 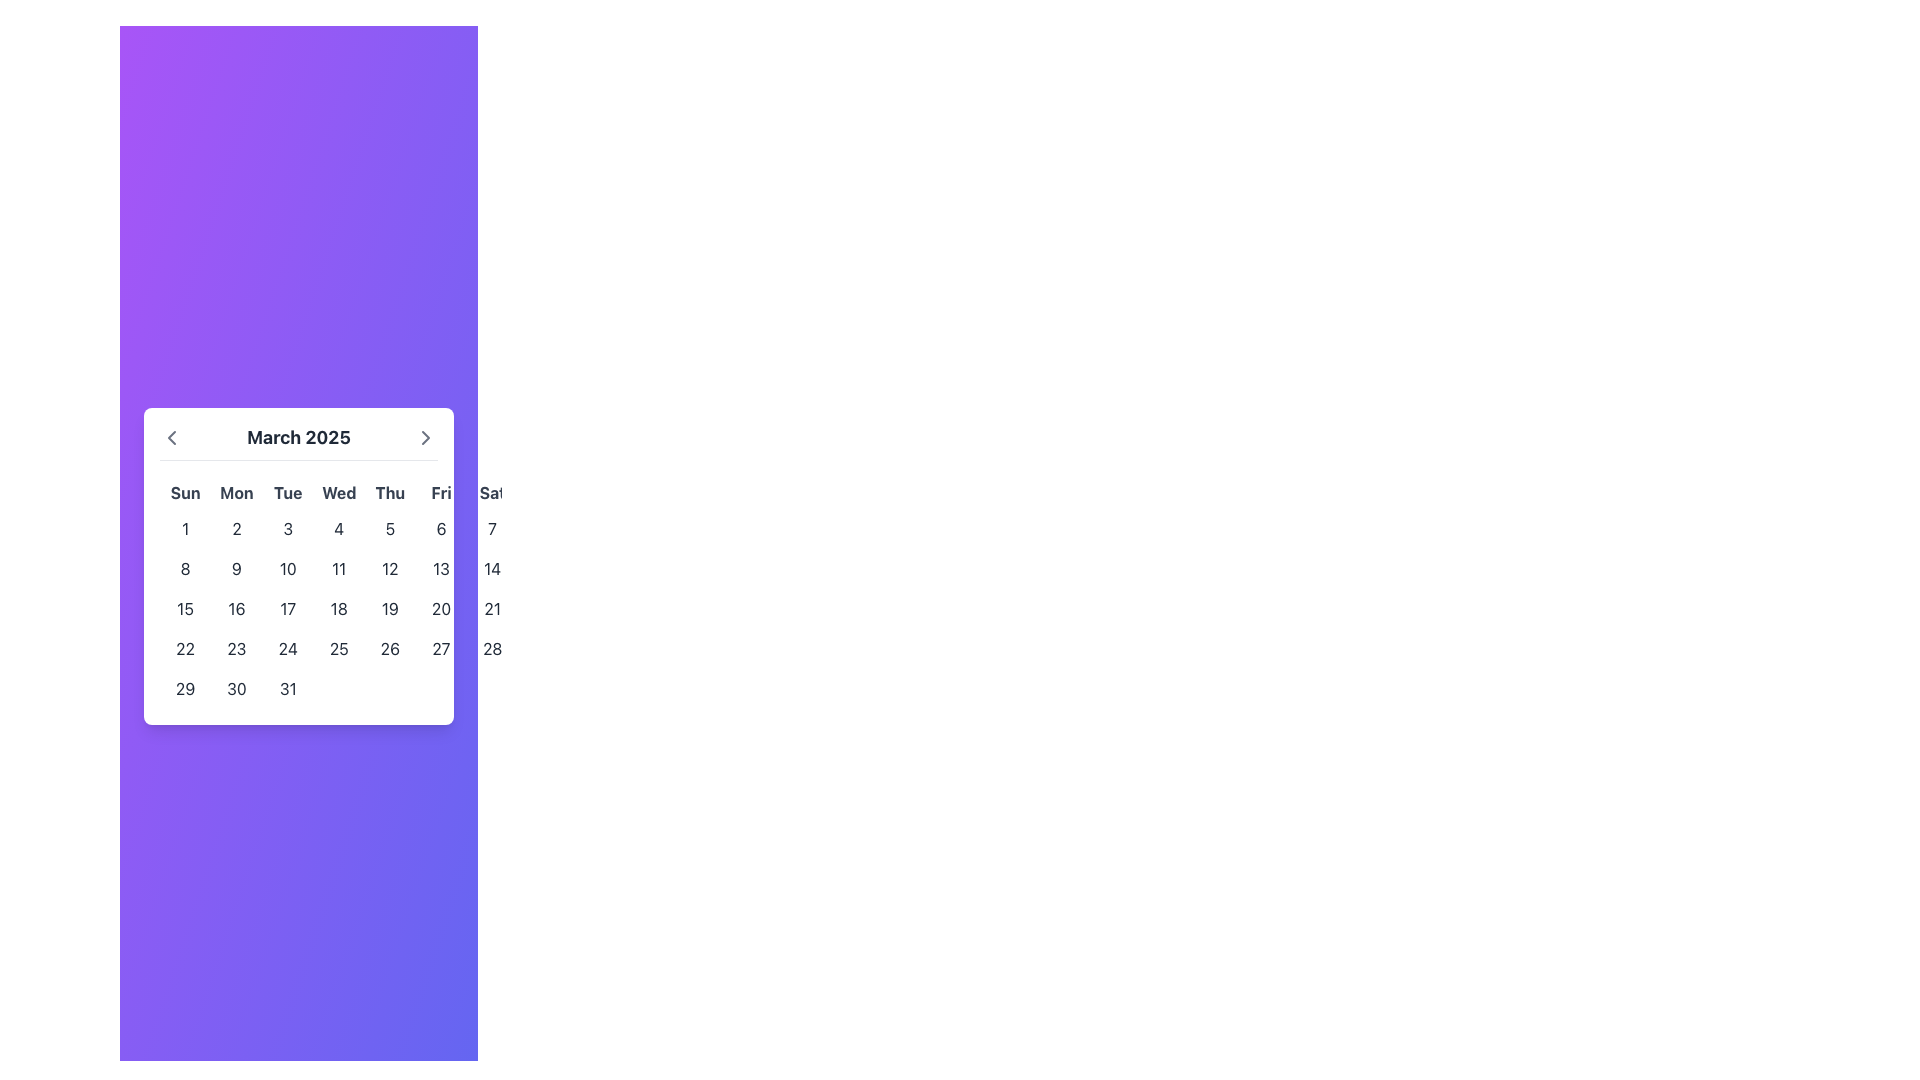 I want to click on the static text element representing the date '21' in the calendar grid, so click(x=492, y=607).